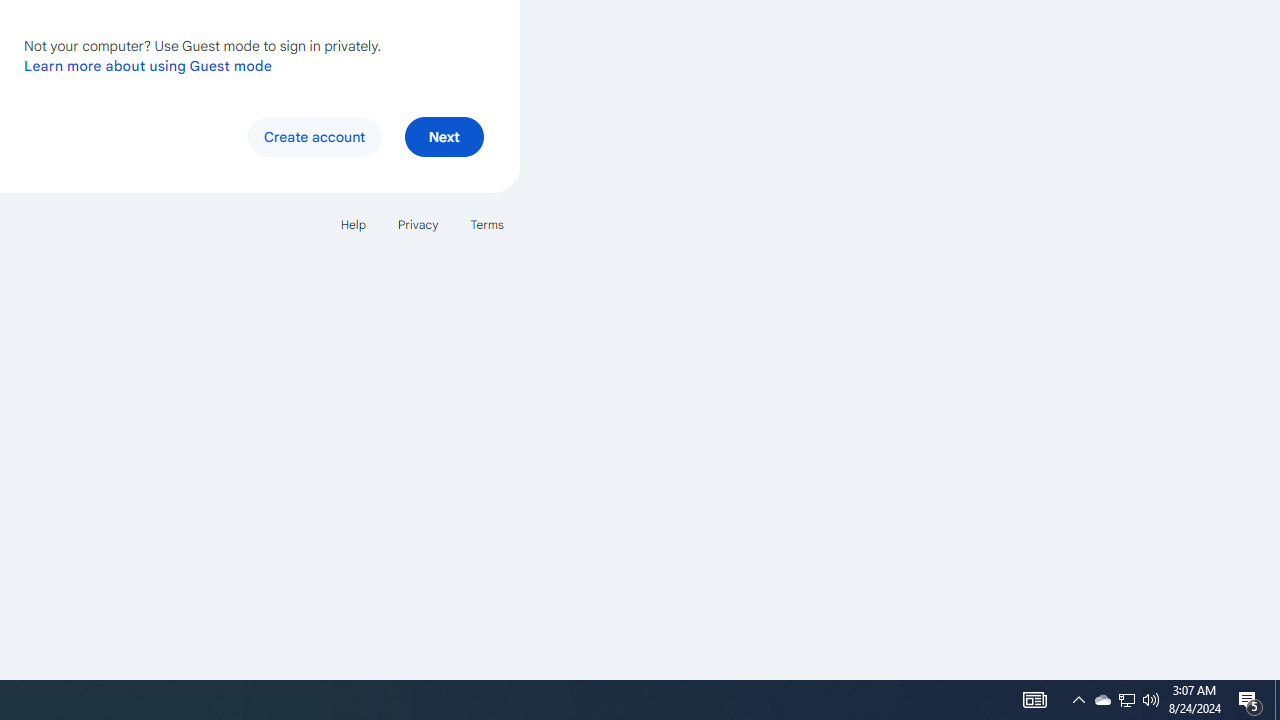 The width and height of the screenshot is (1280, 720). I want to click on 'Learn more about using Guest mode', so click(147, 64).